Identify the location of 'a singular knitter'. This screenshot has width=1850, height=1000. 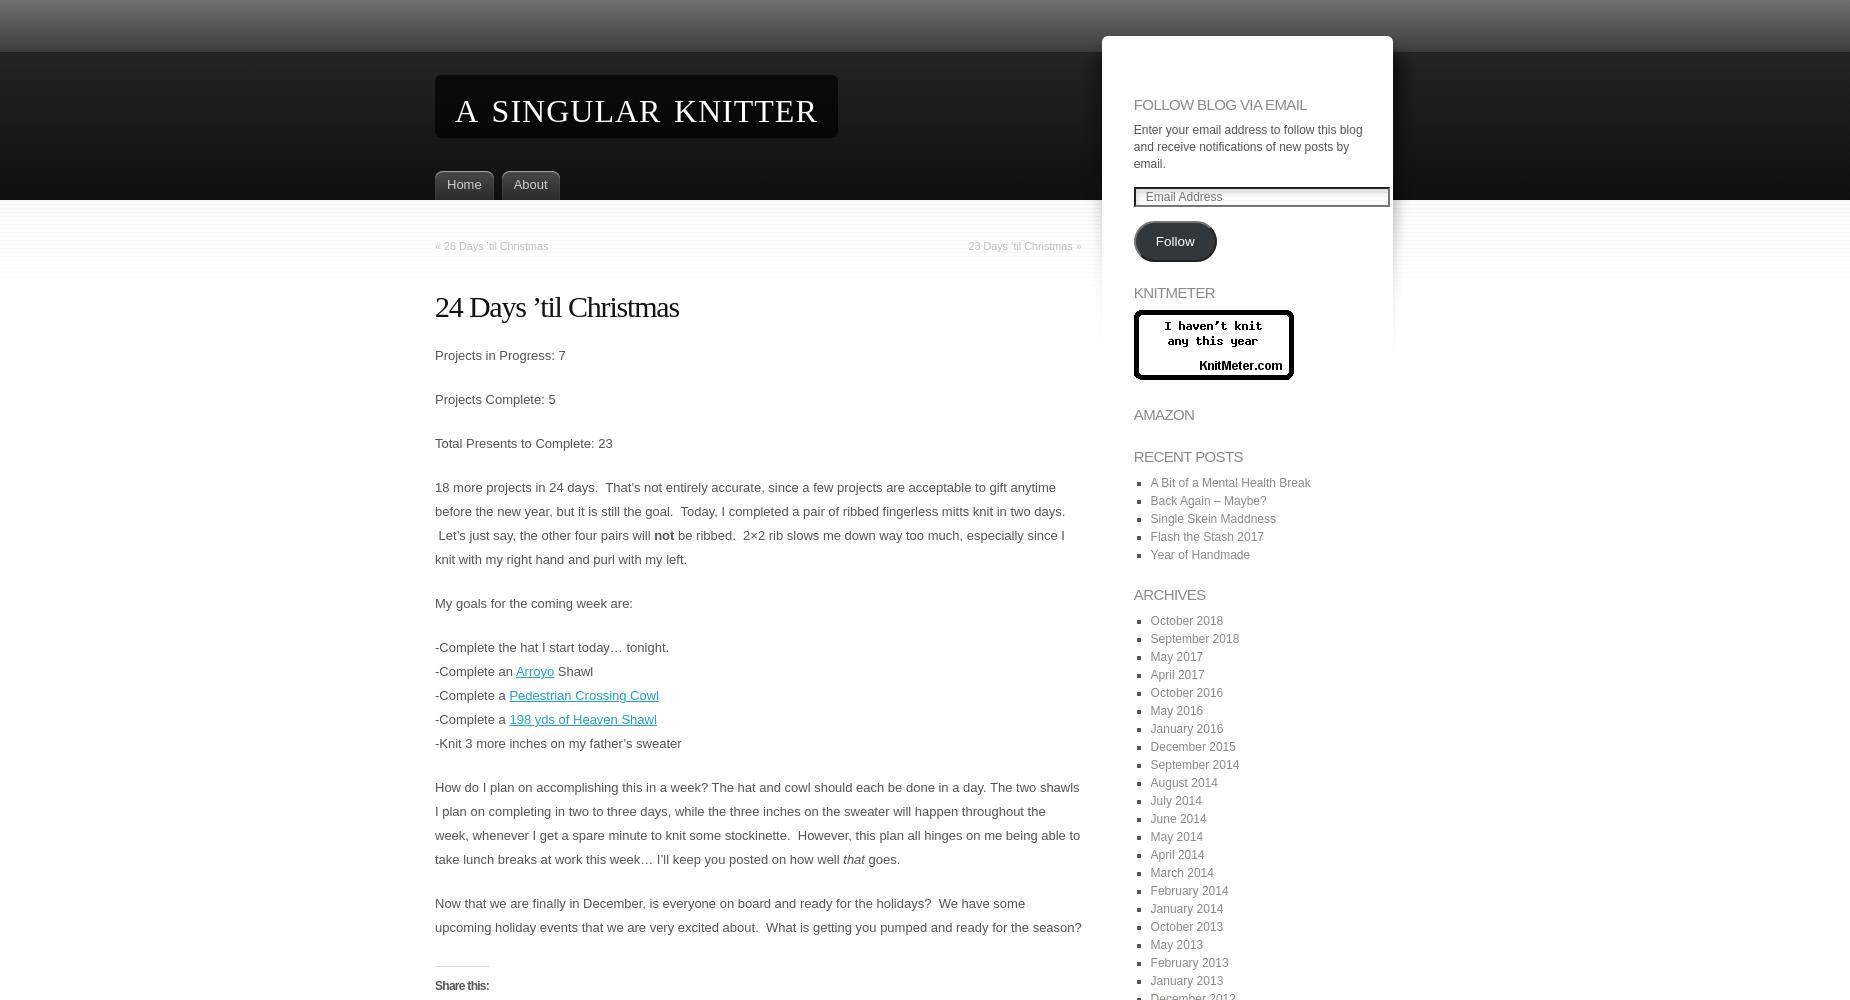
(453, 105).